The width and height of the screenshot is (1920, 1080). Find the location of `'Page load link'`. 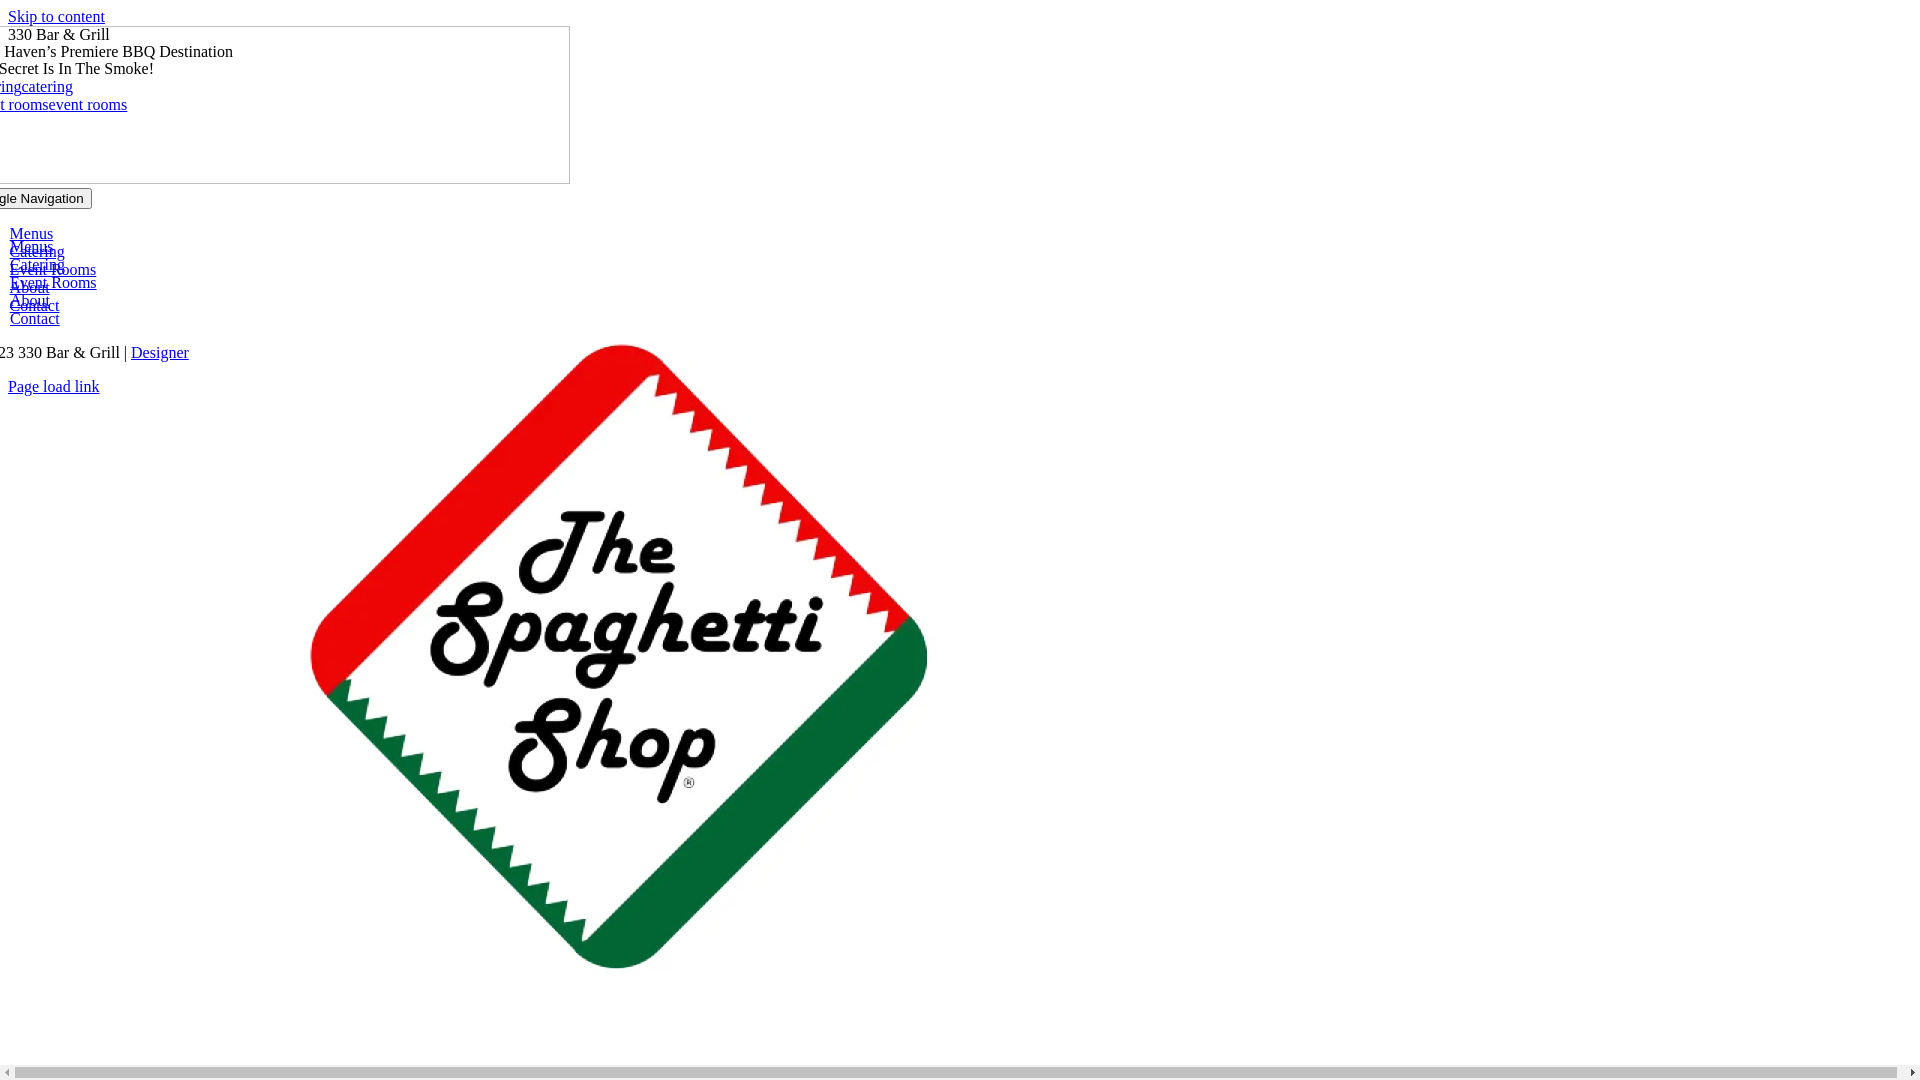

'Page load link' is located at coordinates (53, 386).